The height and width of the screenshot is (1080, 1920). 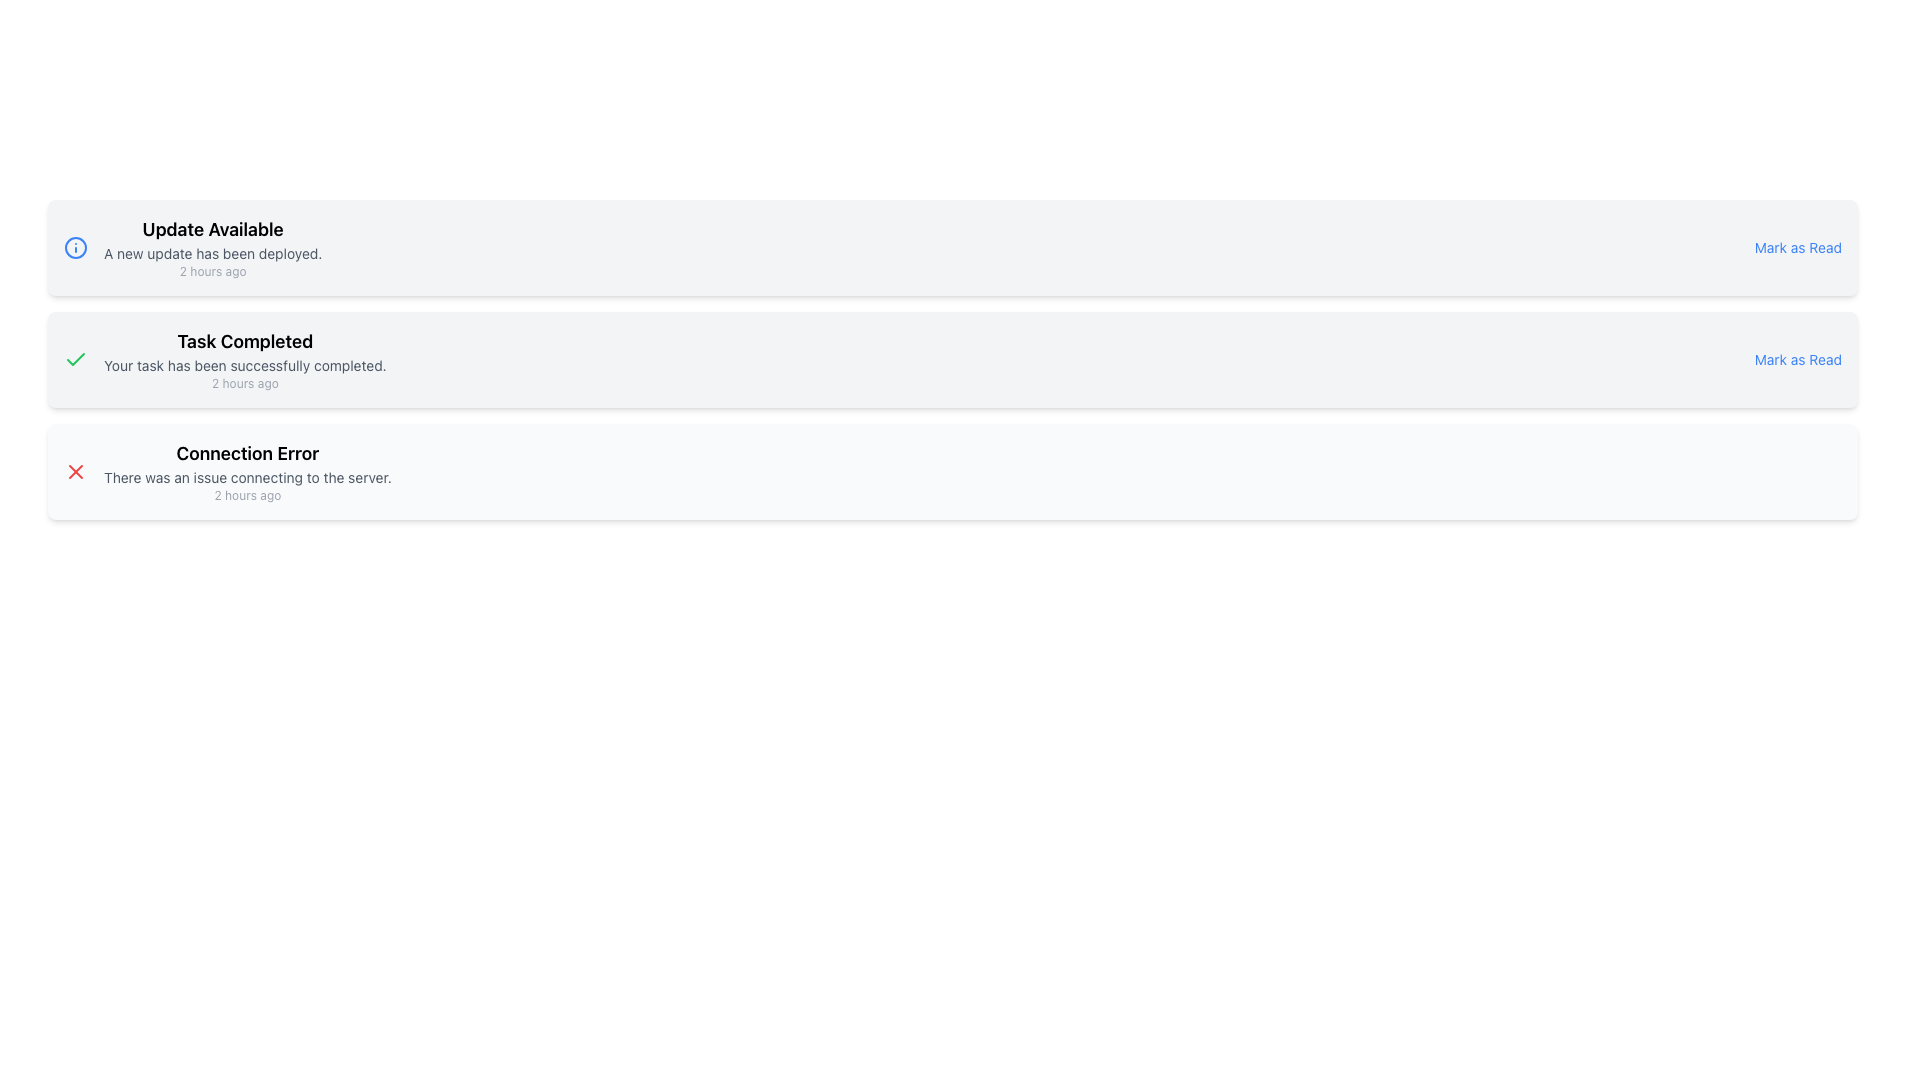 I want to click on the static text element that conveys additional details about the update in the notification block, located below the title 'Update Available', so click(x=213, y=253).